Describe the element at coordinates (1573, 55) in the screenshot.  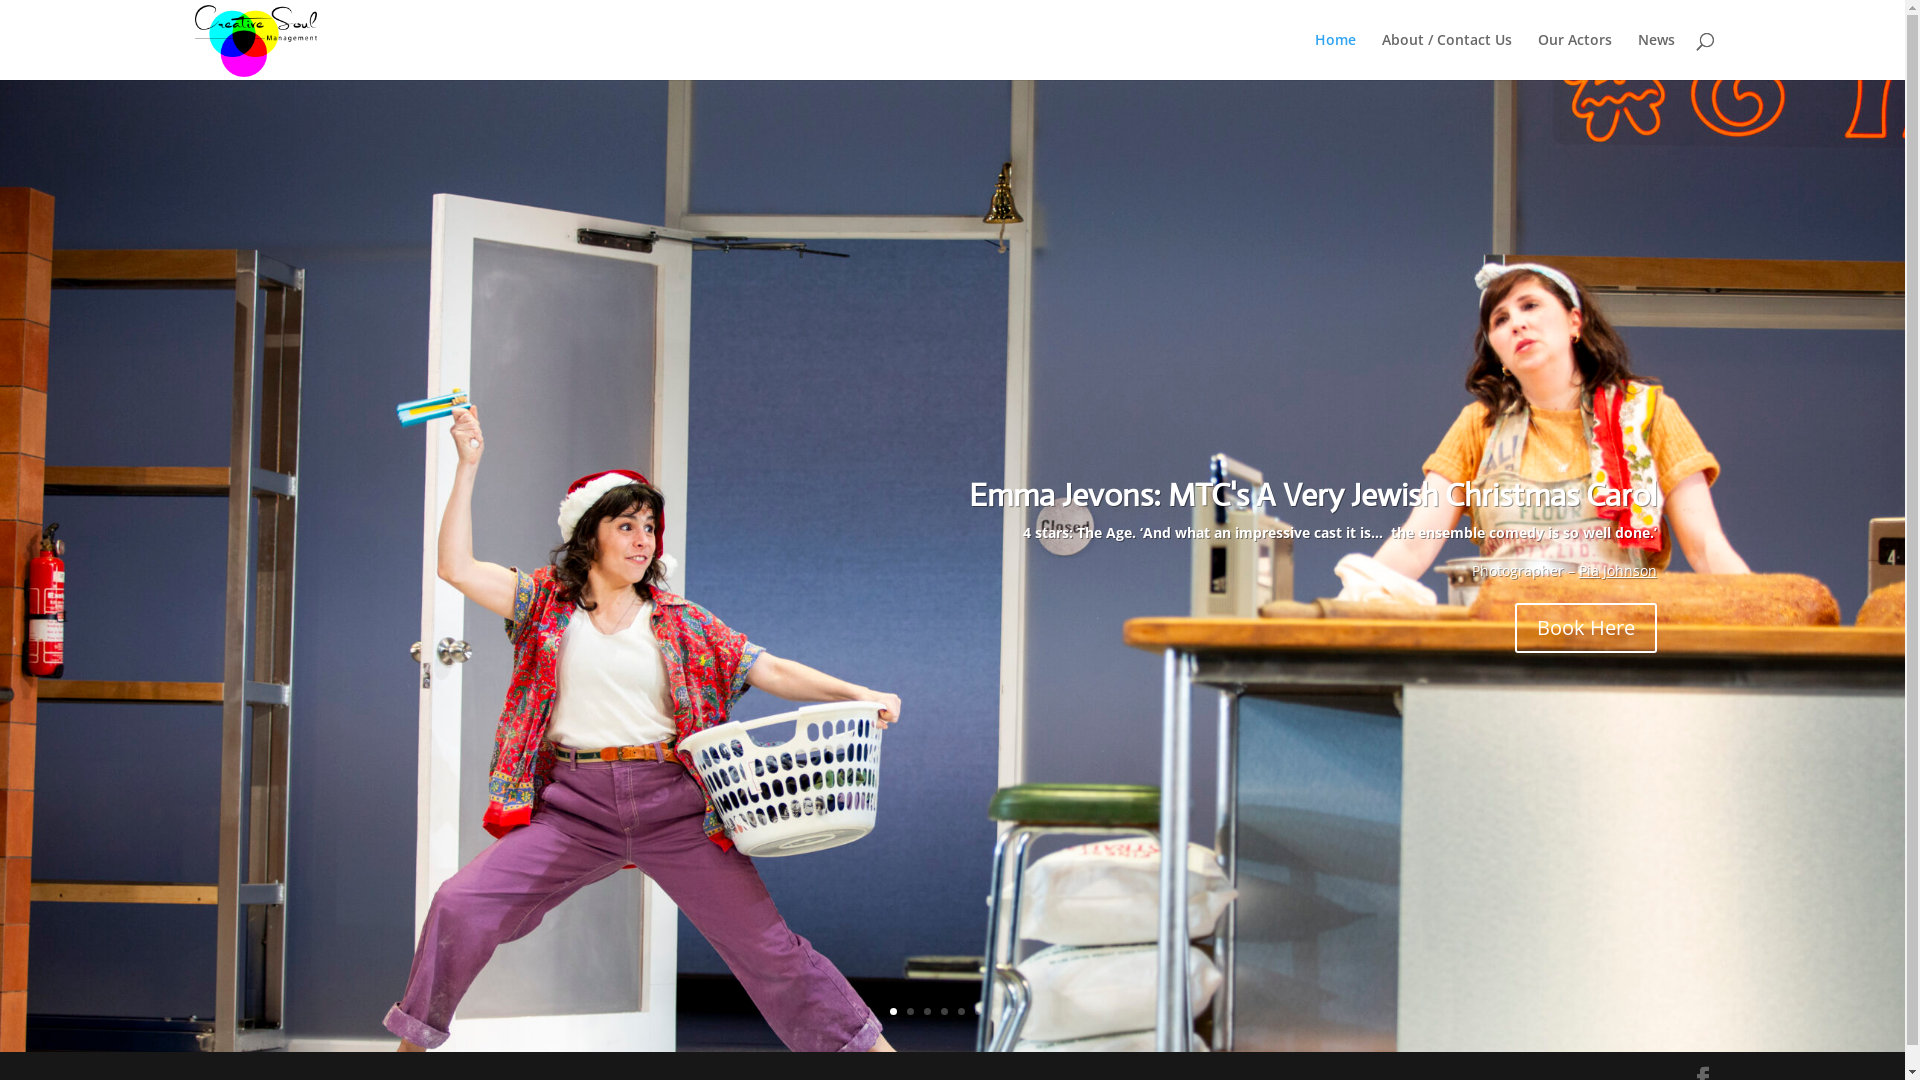
I see `'Our Actors'` at that location.